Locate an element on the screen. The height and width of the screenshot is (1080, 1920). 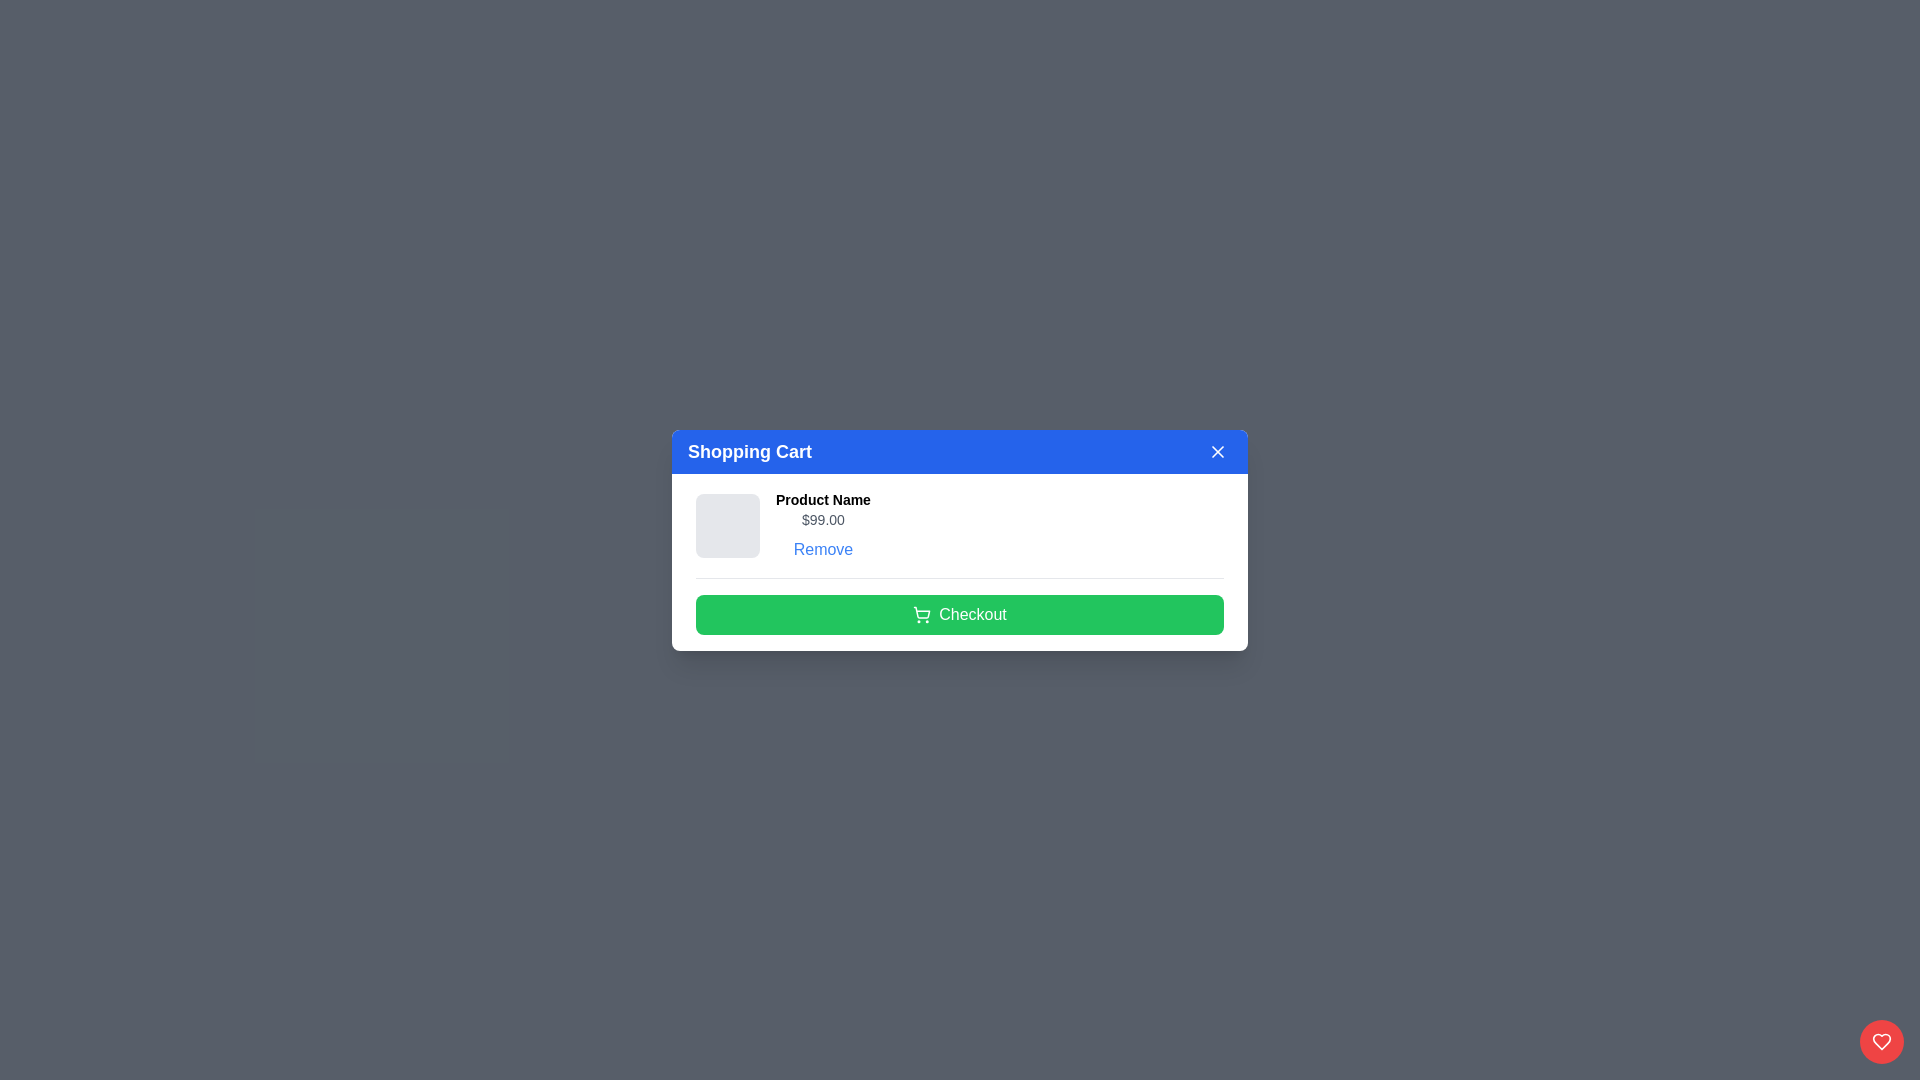
the text label that serves as the title for the shopping cart popup, located in the center-left of the blue header bar, aligned to the left of the close button is located at coordinates (748, 451).